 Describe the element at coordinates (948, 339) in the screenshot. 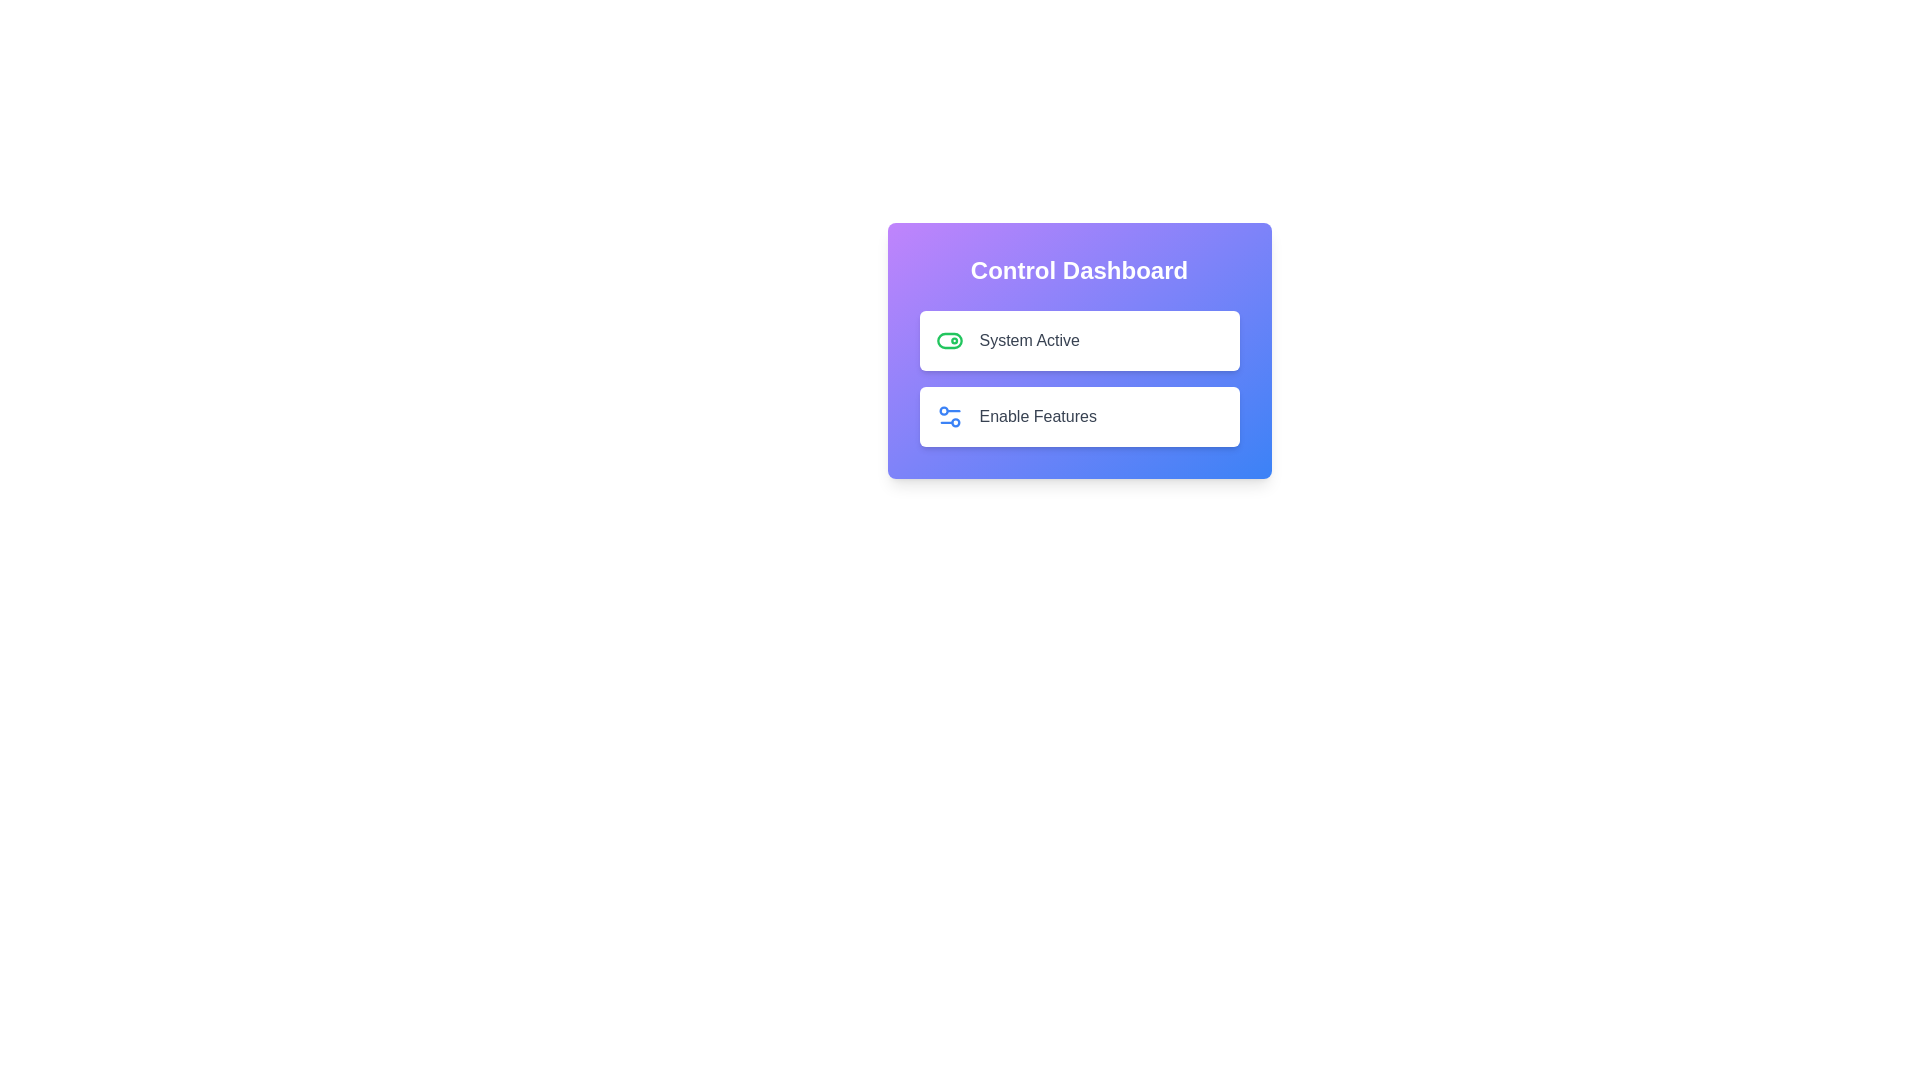

I see `the toggle icon next to 'System Active' to change its state` at that location.